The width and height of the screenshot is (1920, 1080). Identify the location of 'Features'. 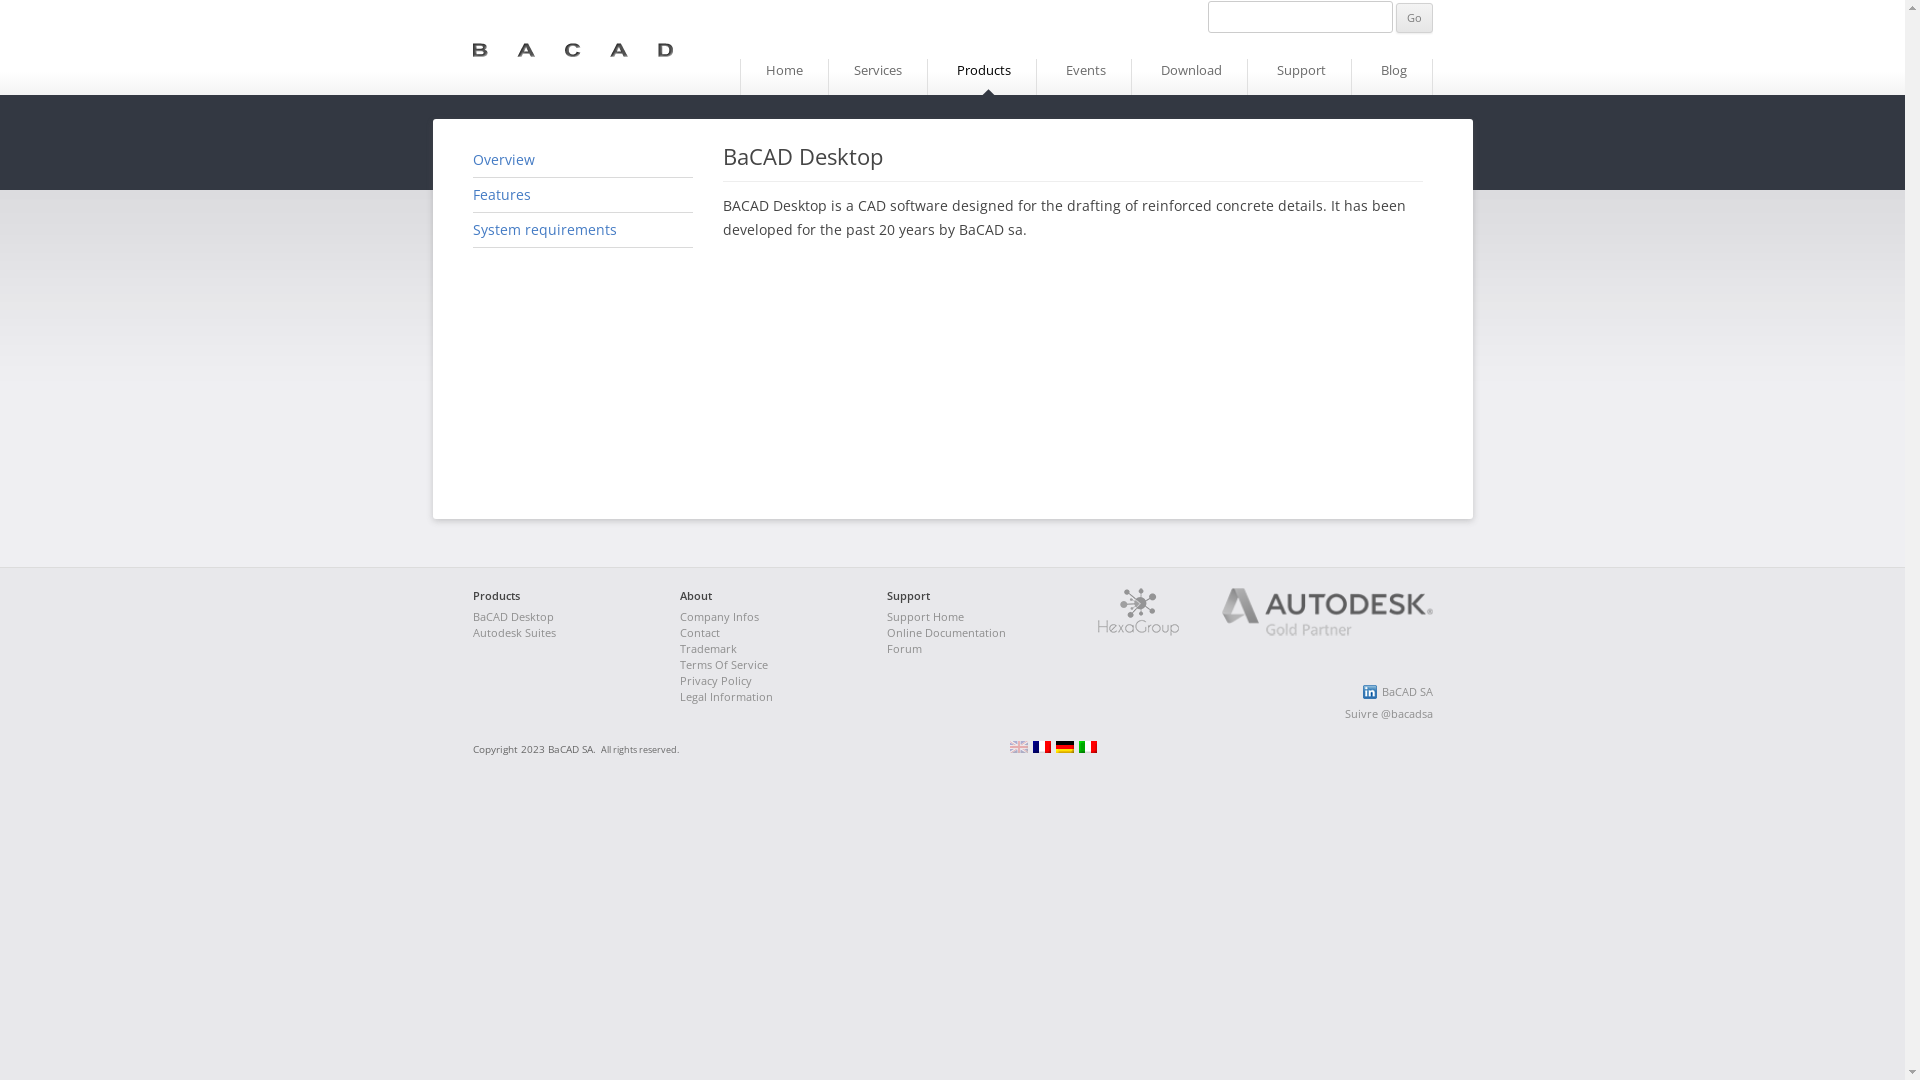
(470, 194).